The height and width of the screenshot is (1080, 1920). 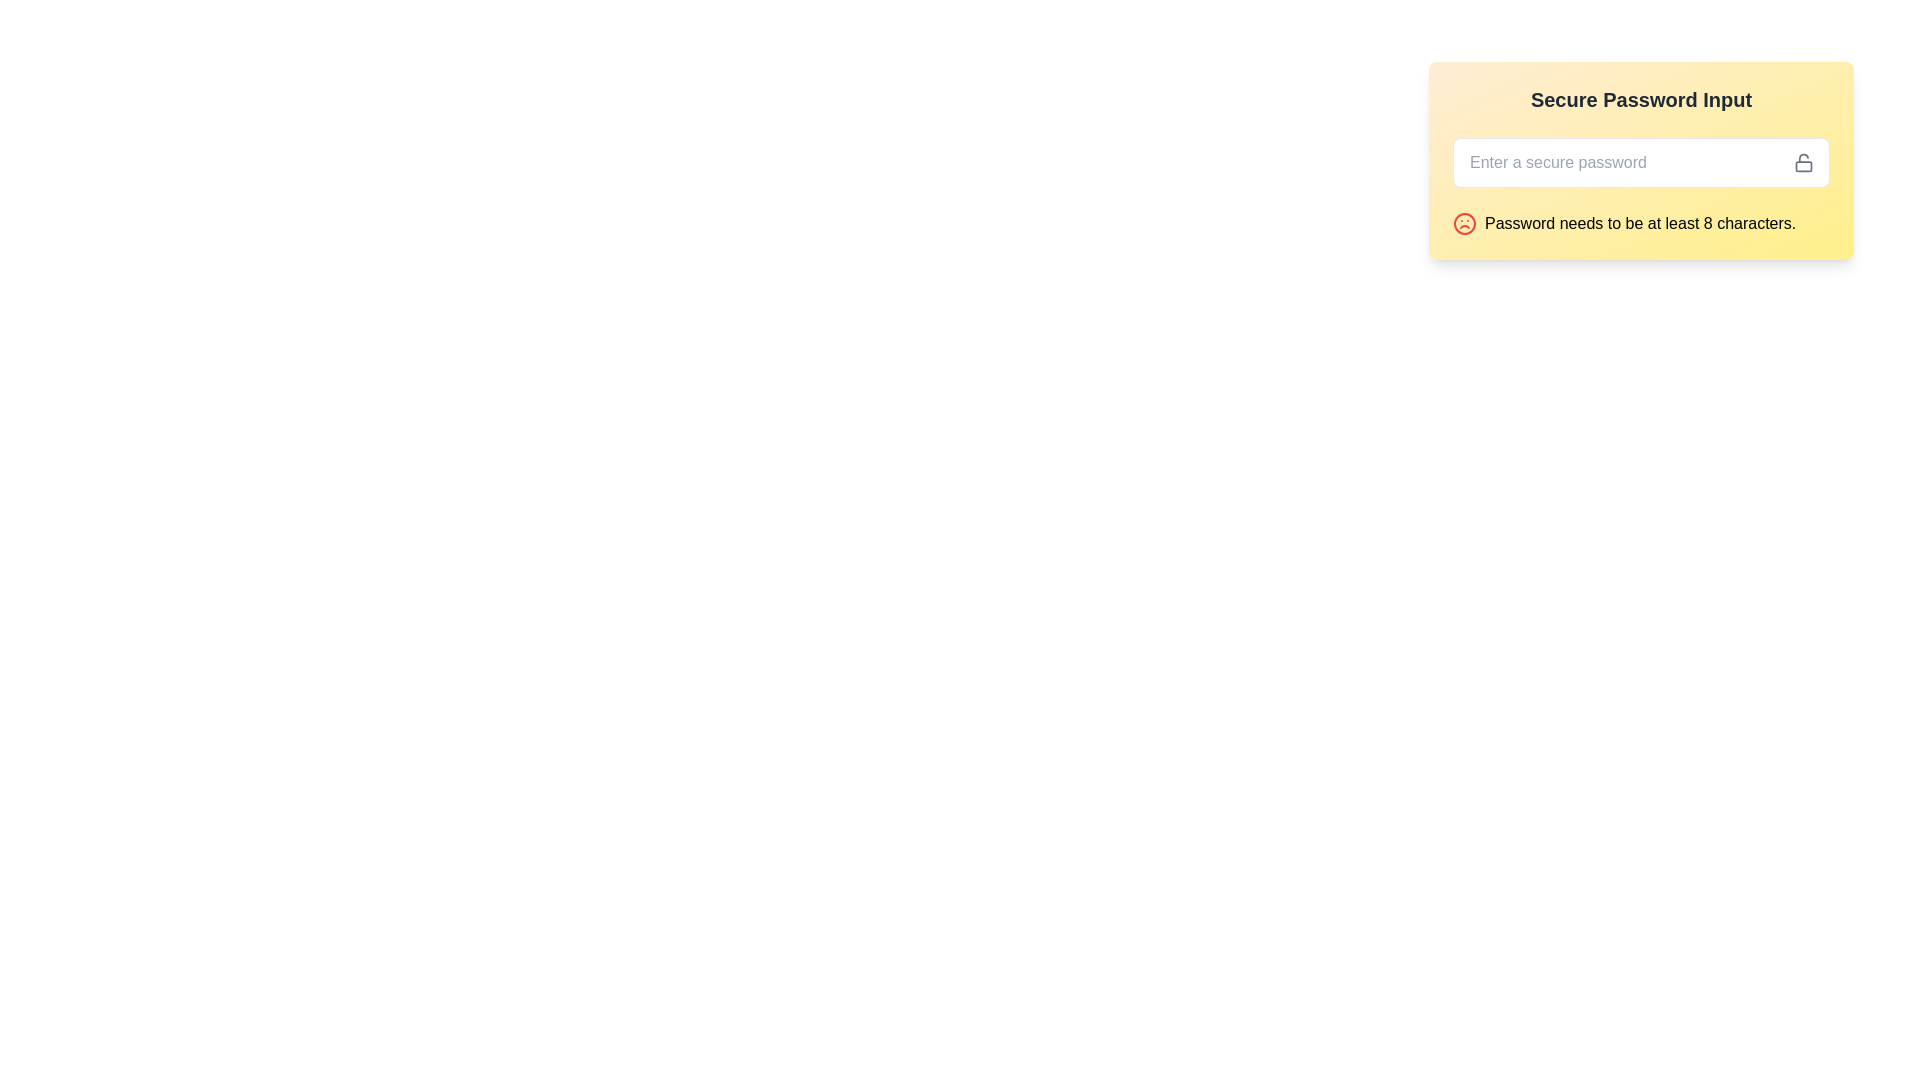 What do you see at coordinates (1641, 100) in the screenshot?
I see `the text block displaying 'Secure Password Input', which is styled in a bold font and is centered within a panel with a gradient yellow background` at bounding box center [1641, 100].